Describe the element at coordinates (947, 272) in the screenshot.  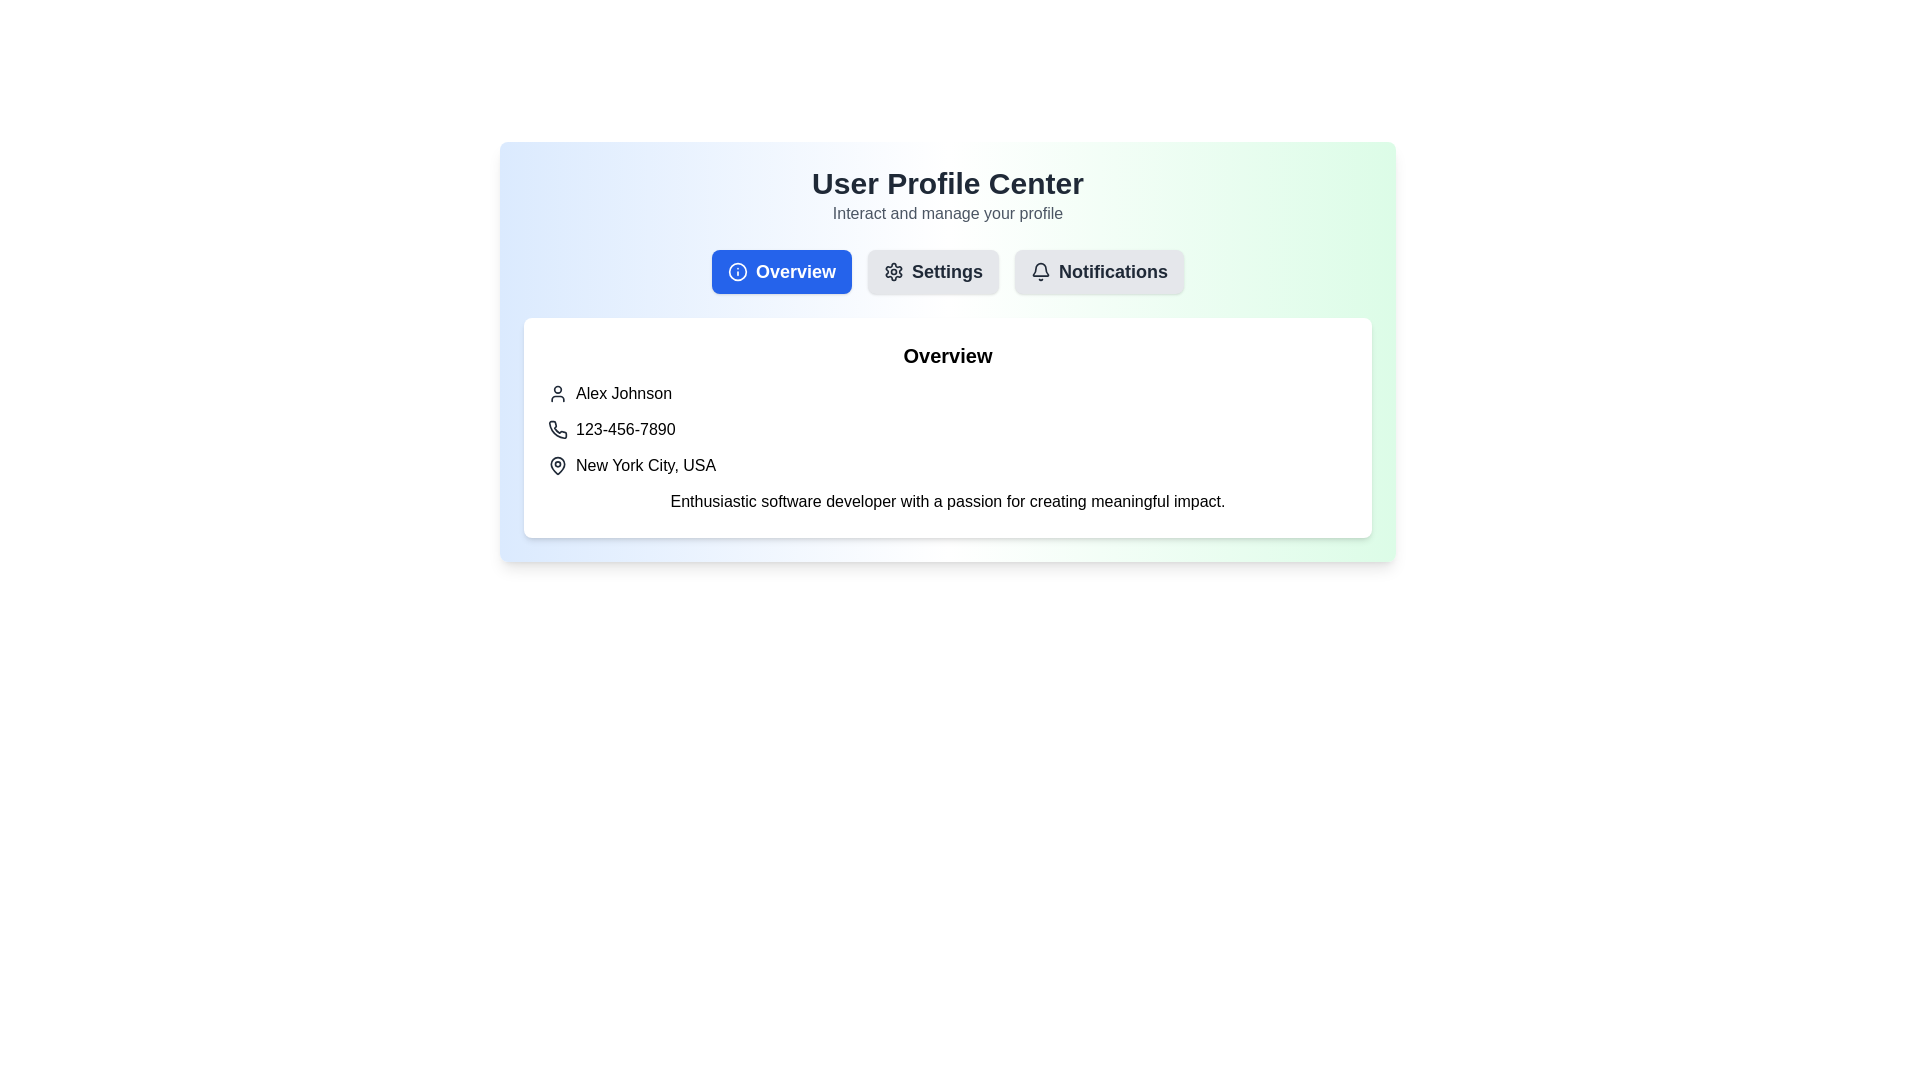
I see `the Navigation Menu located below the 'User Profile Center' heading` at that location.